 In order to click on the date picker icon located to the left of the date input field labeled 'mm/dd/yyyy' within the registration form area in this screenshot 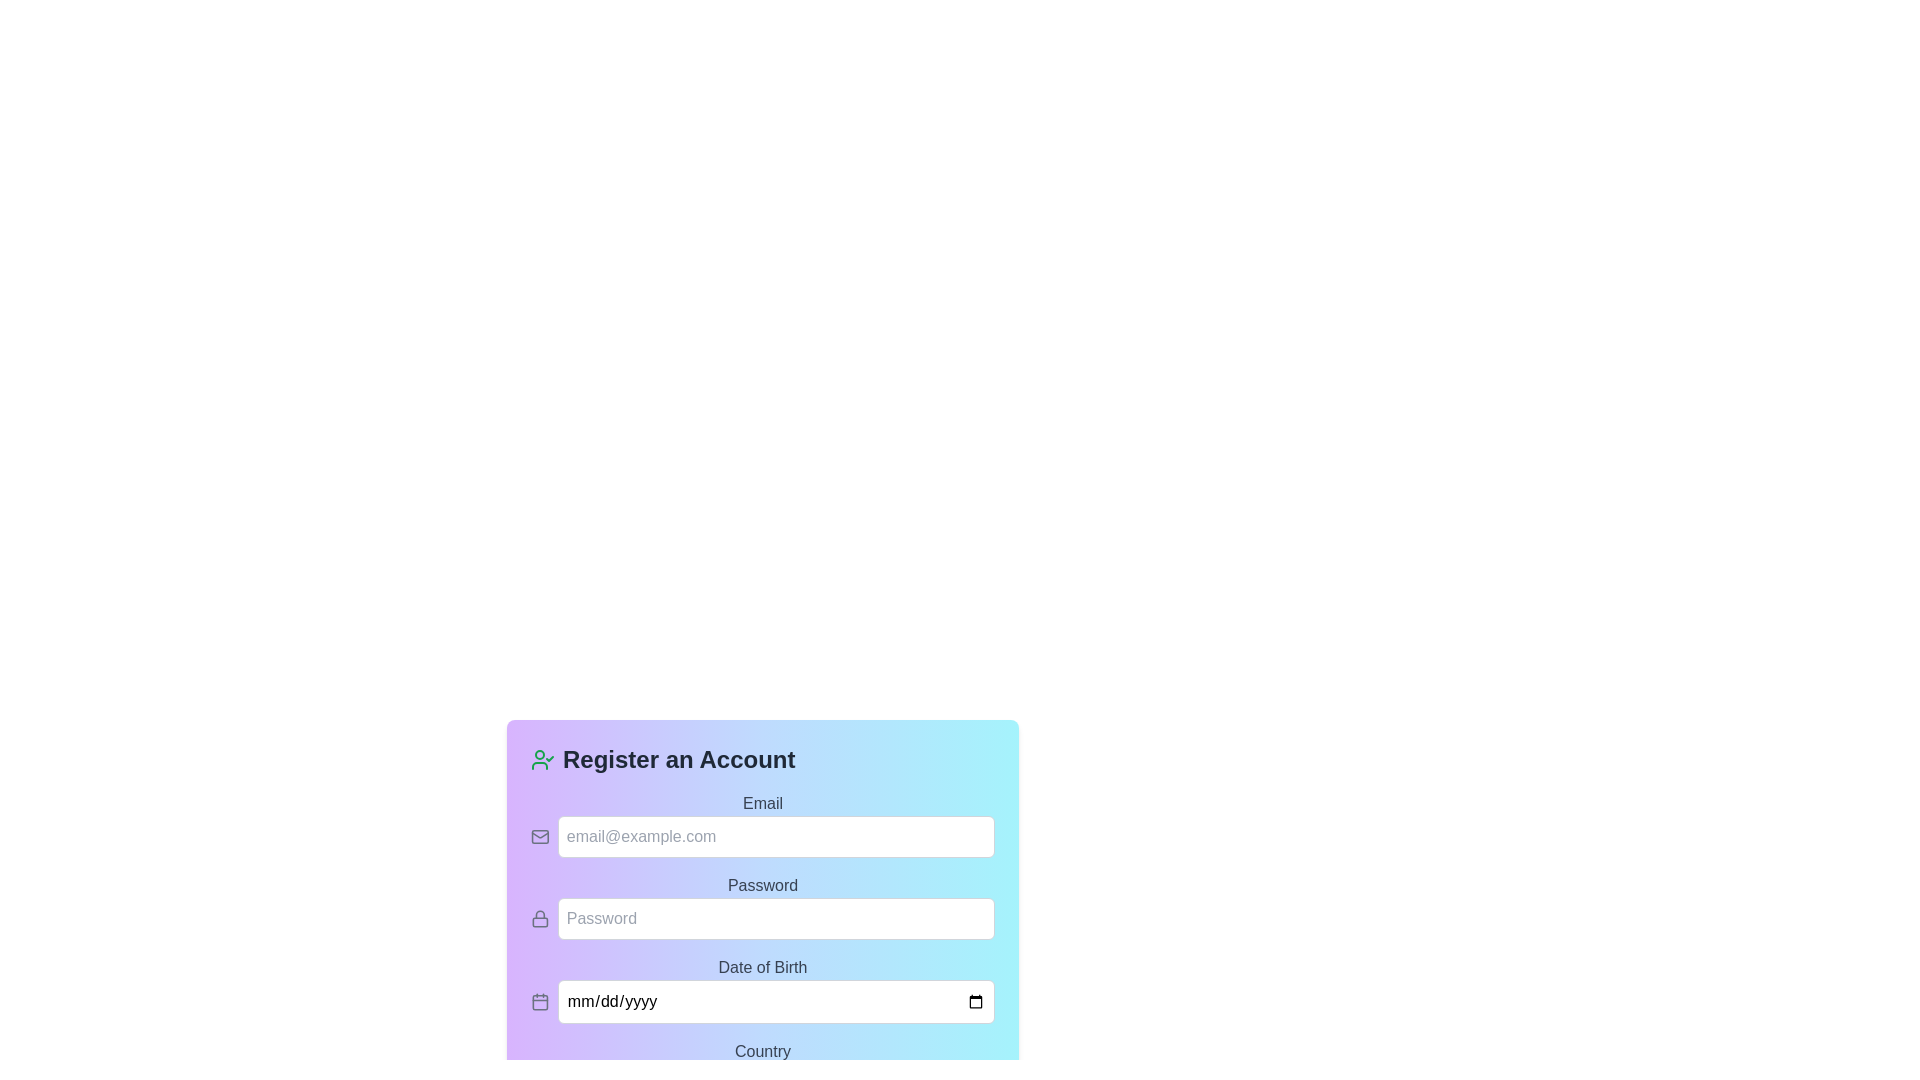, I will do `click(540, 1002)`.